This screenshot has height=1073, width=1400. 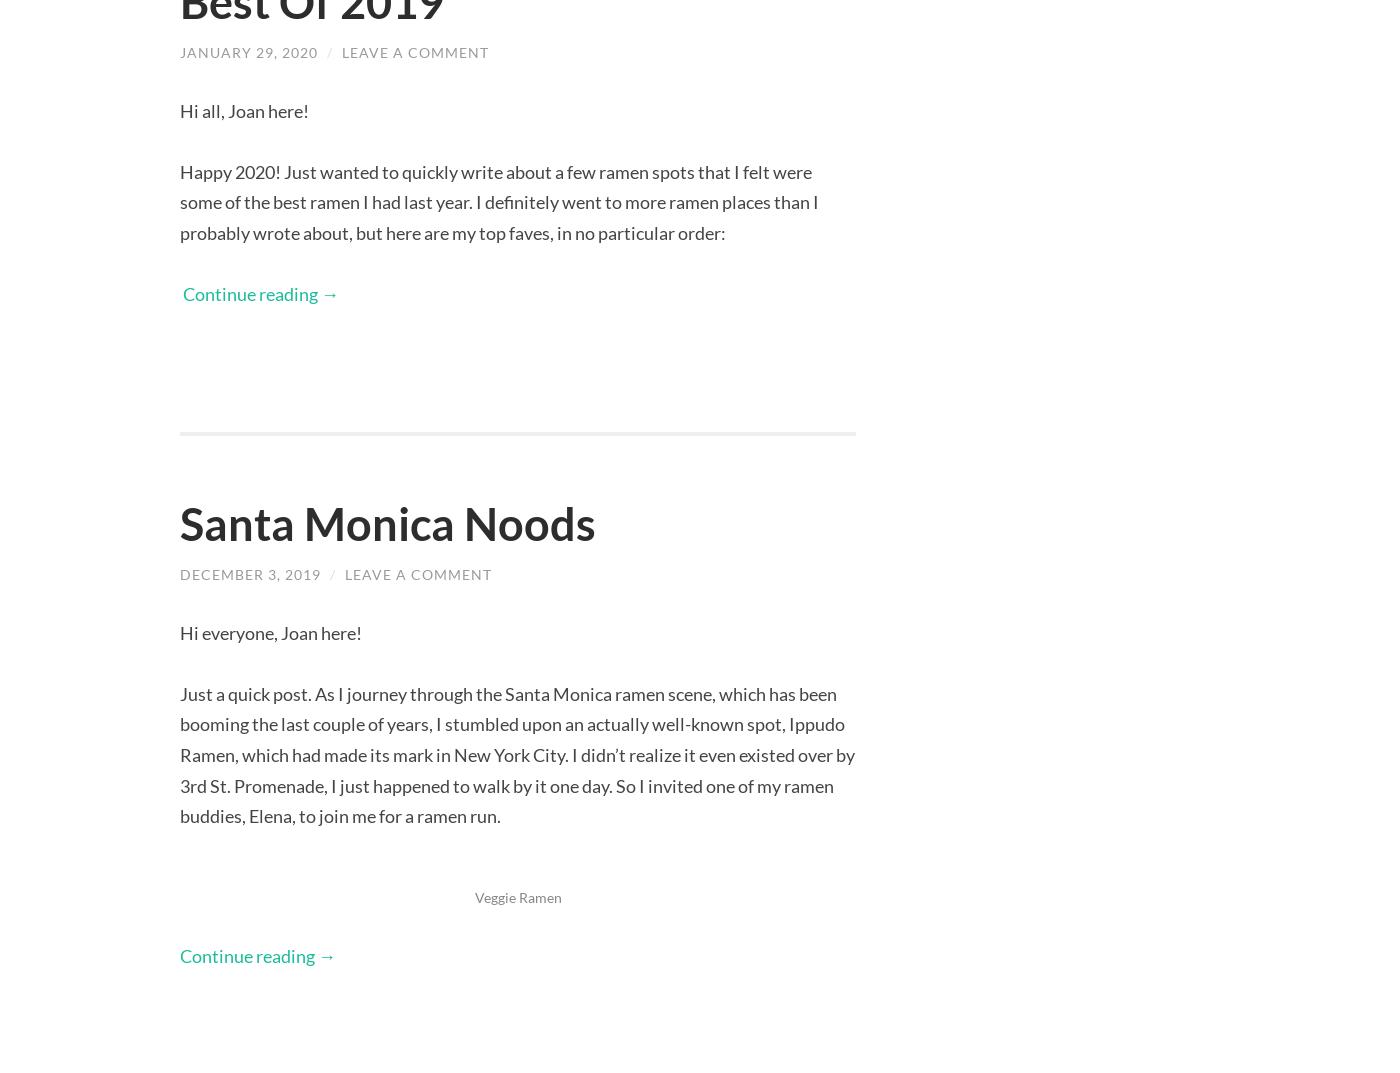 I want to click on 'Hi all, Joan here!', so click(x=244, y=109).